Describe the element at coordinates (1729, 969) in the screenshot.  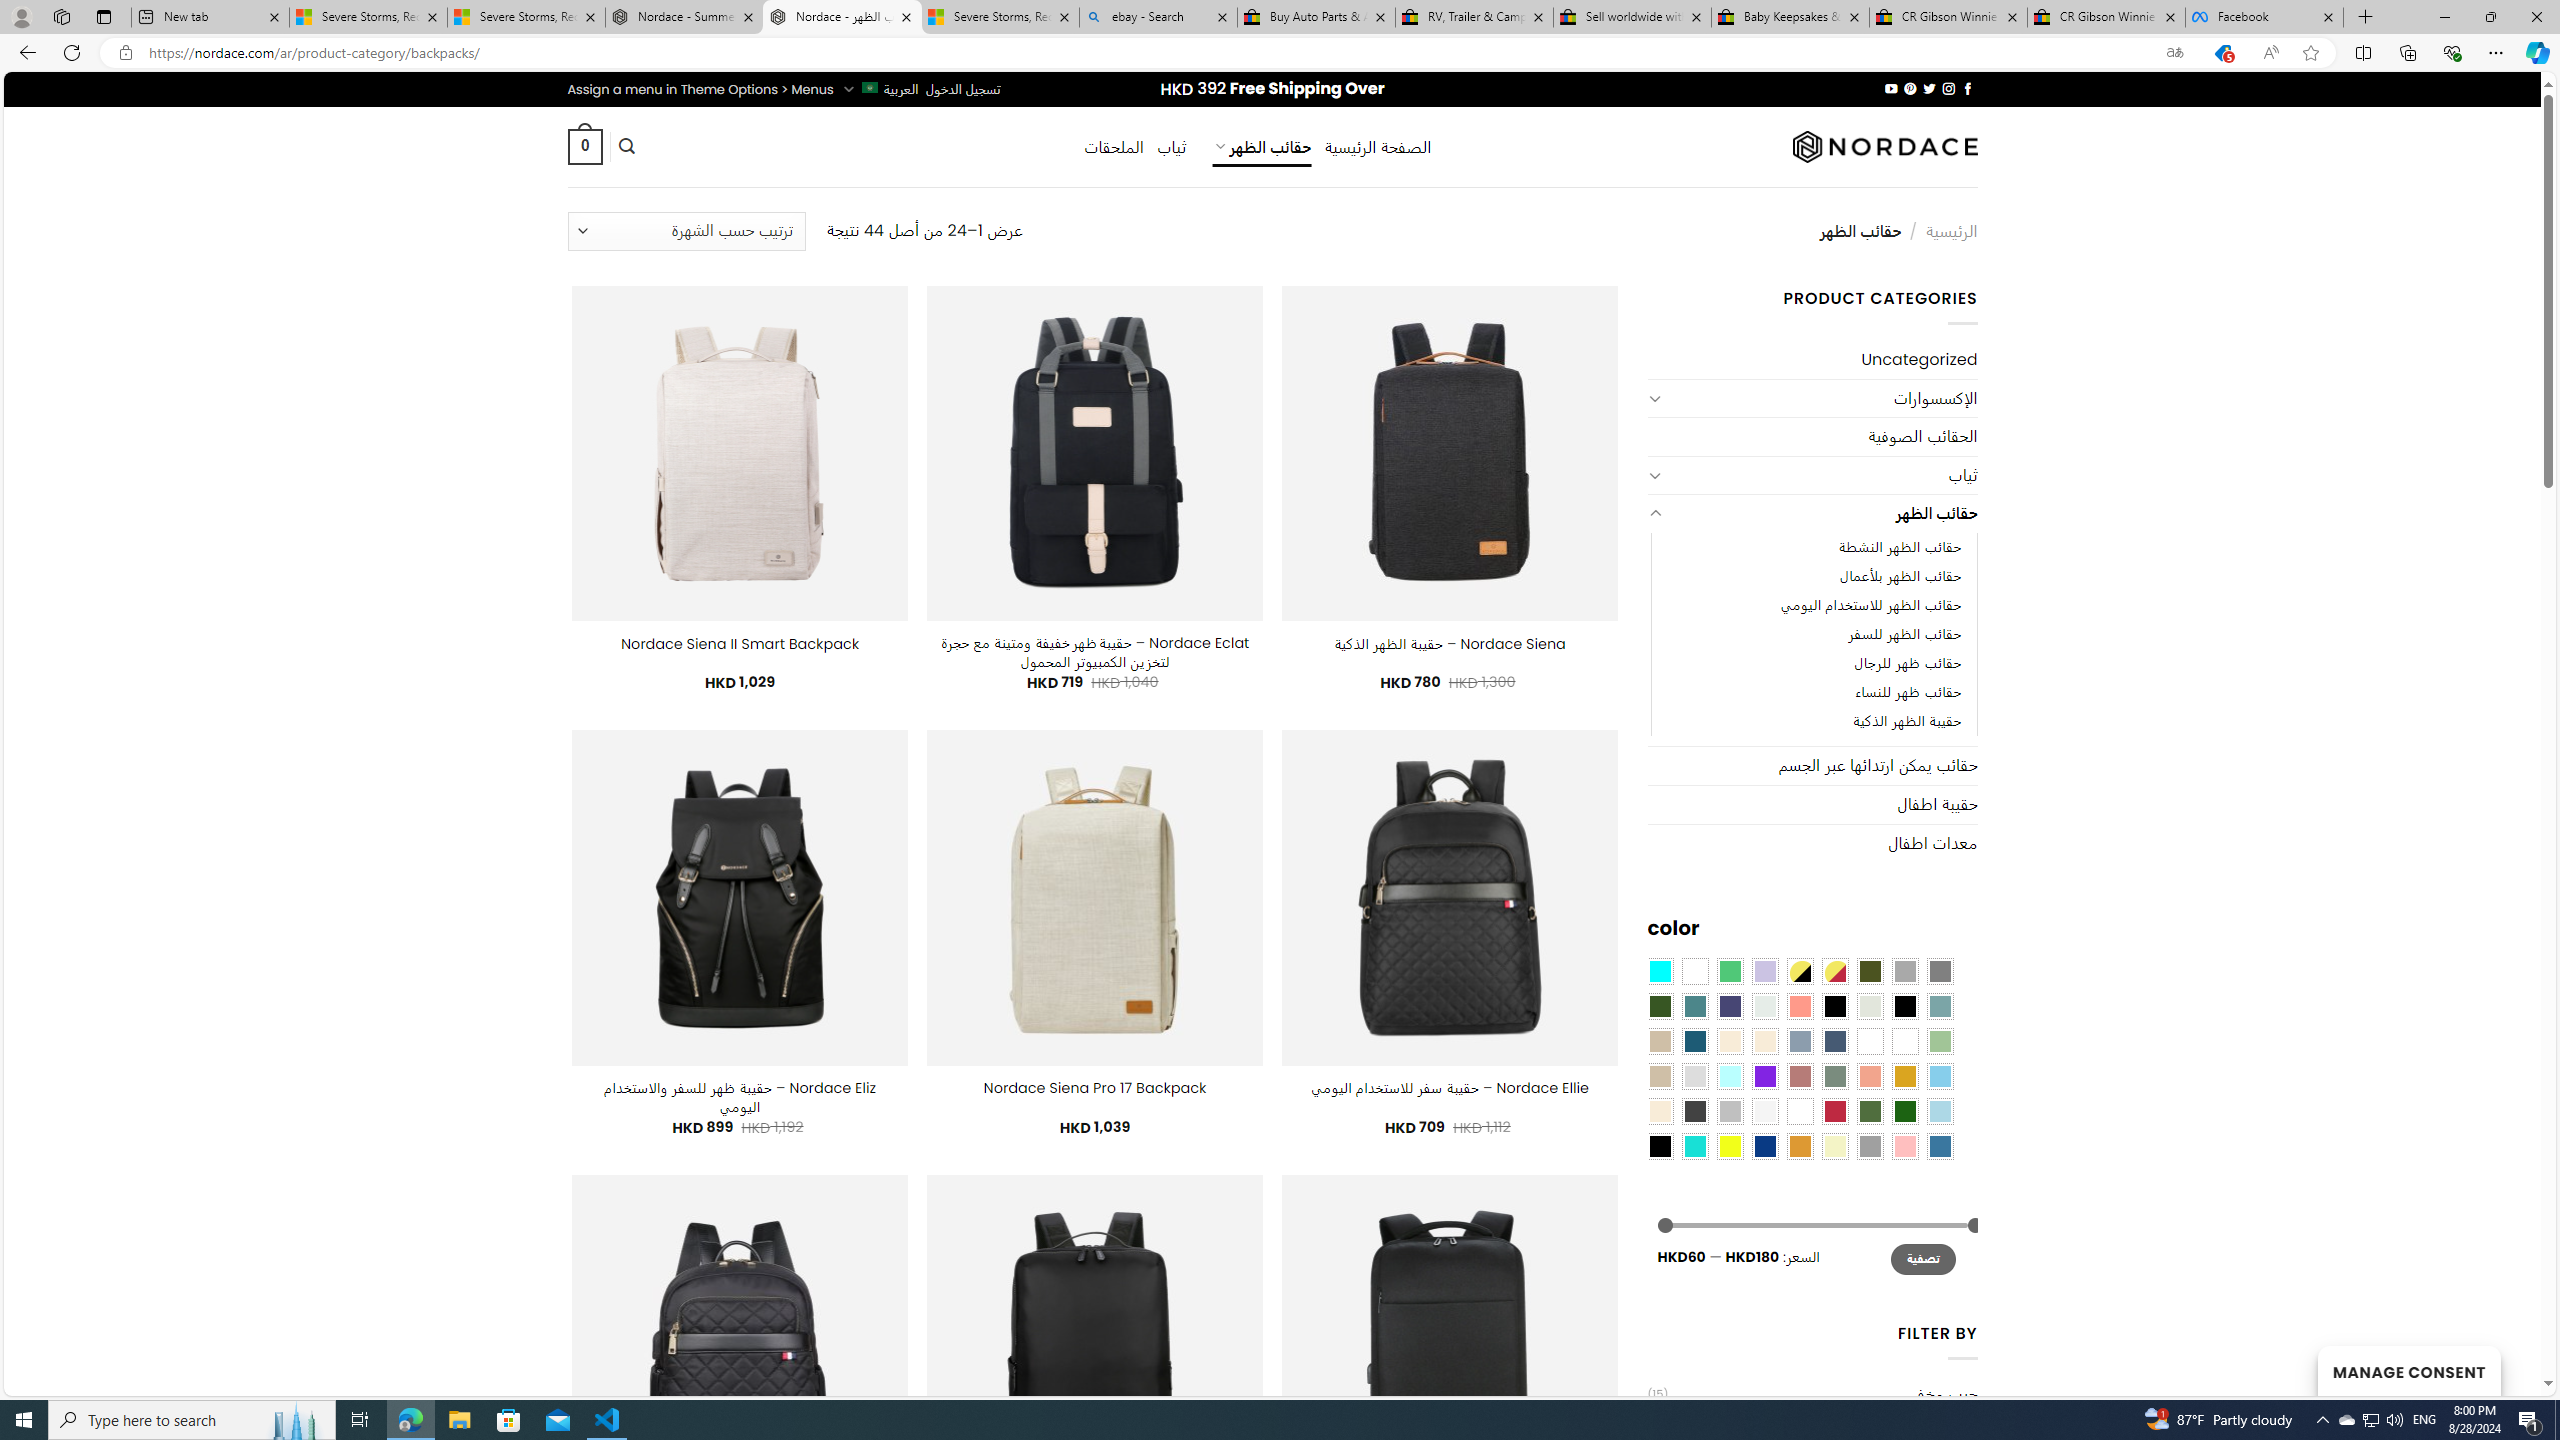
I see `'Emerald Green'` at that location.